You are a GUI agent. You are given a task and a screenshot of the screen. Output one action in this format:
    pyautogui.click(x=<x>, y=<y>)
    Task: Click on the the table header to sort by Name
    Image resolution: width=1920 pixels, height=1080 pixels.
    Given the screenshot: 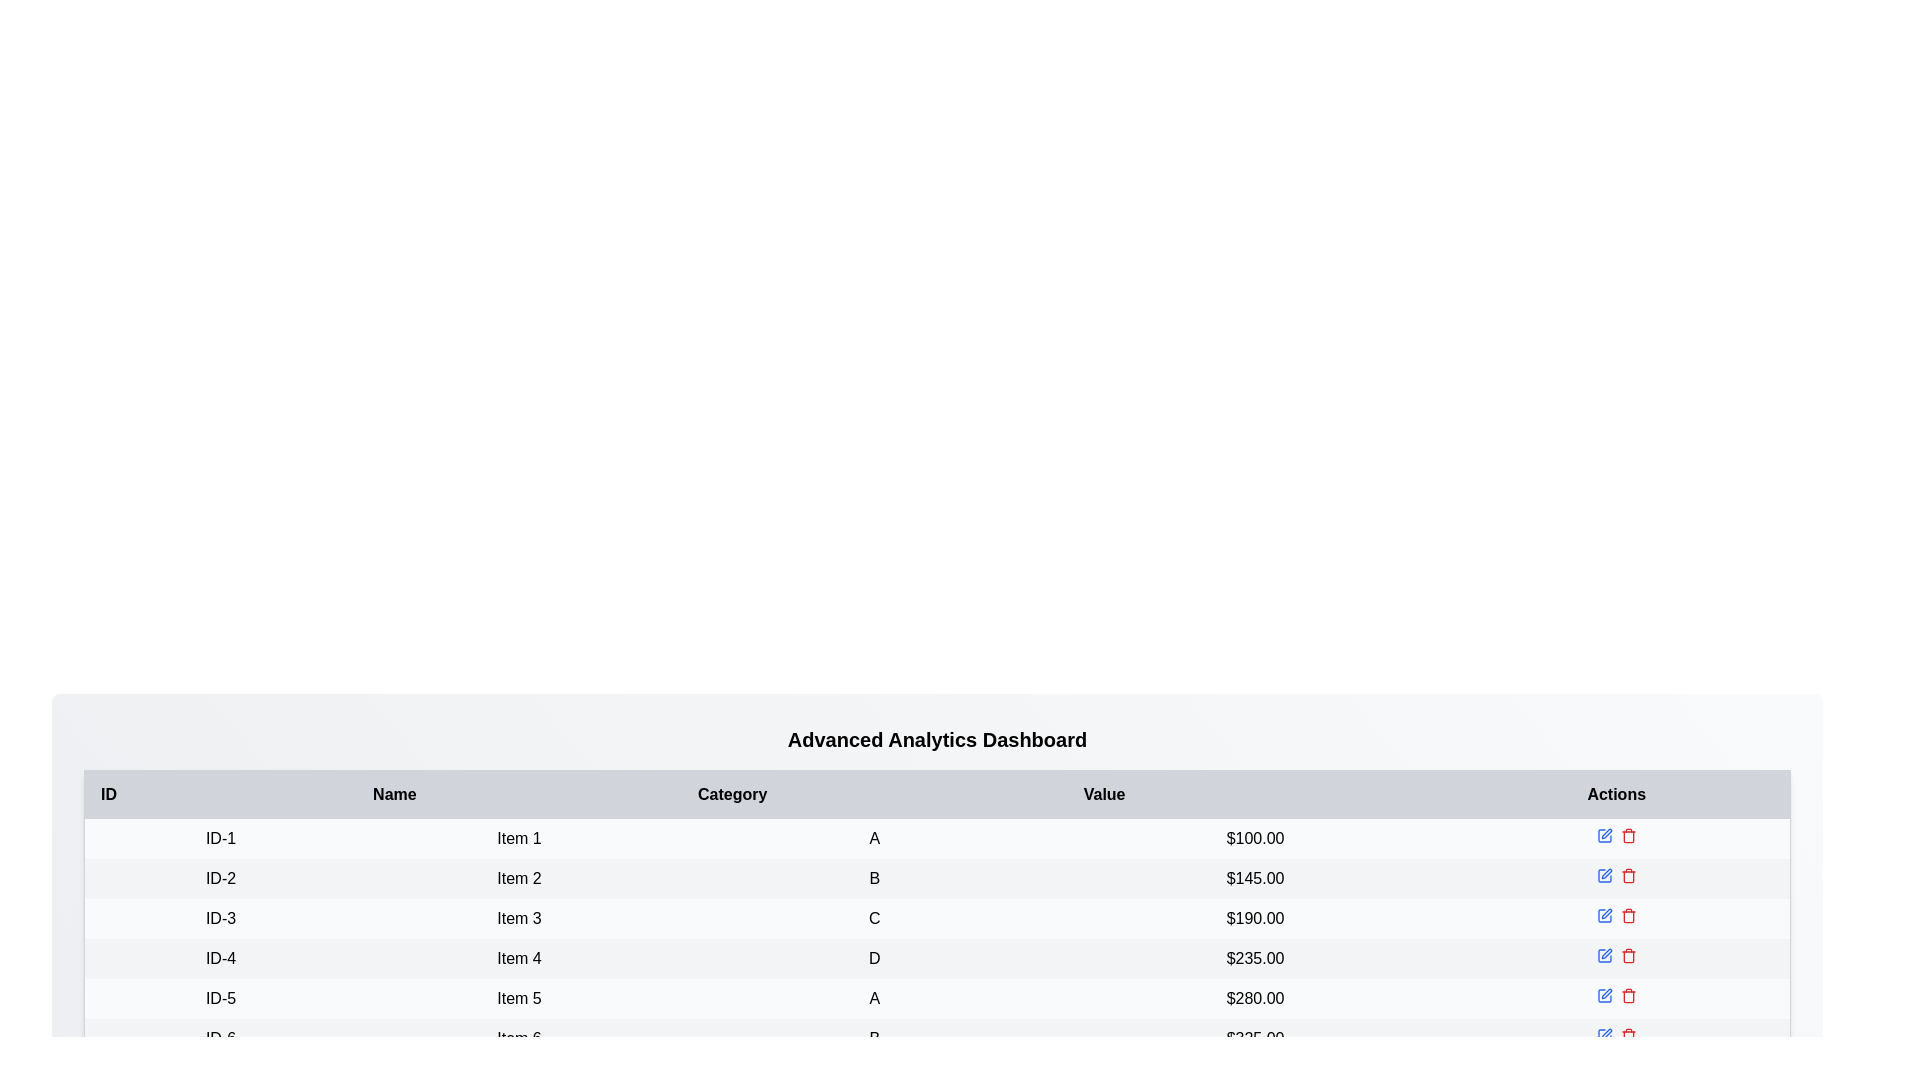 What is the action you would take?
    pyautogui.click(x=519, y=793)
    